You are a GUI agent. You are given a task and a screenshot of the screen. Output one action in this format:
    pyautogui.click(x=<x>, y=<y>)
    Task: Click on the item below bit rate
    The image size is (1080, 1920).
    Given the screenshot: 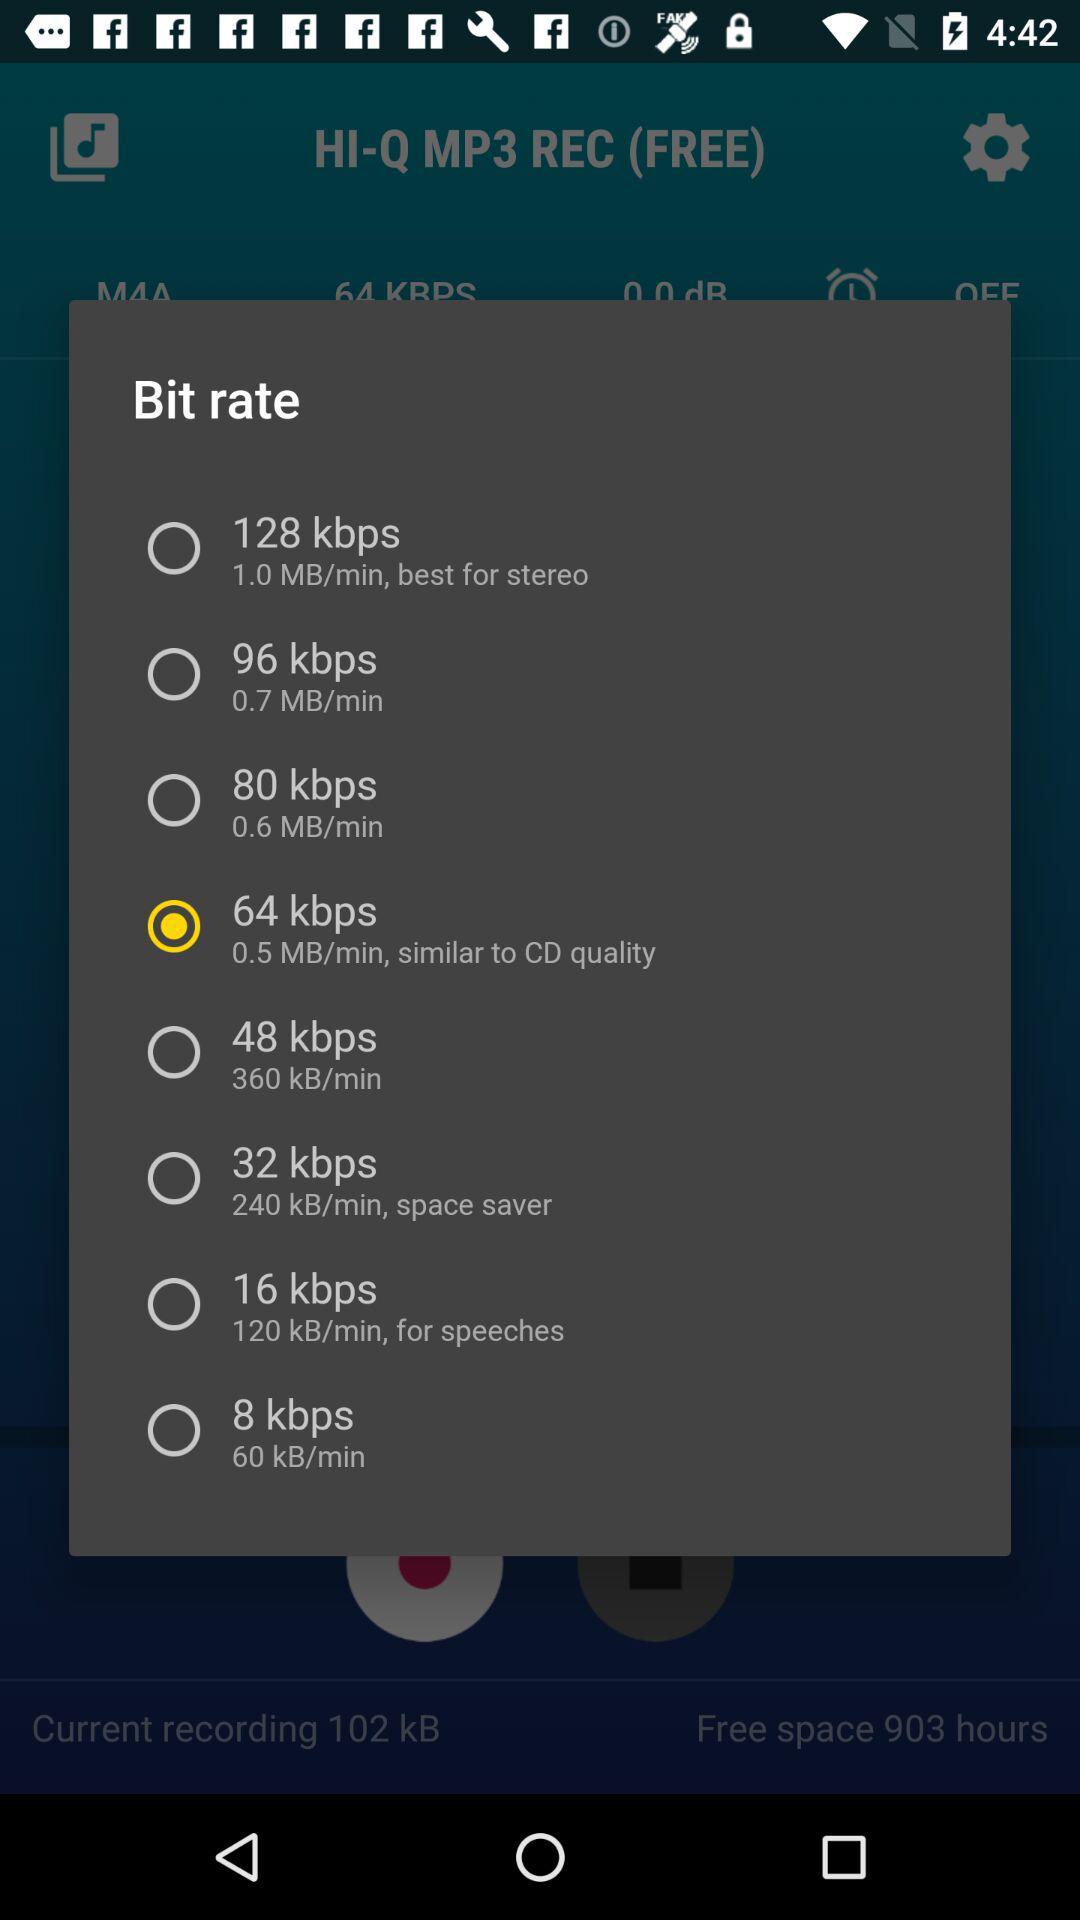 What is the action you would take?
    pyautogui.click(x=402, y=548)
    